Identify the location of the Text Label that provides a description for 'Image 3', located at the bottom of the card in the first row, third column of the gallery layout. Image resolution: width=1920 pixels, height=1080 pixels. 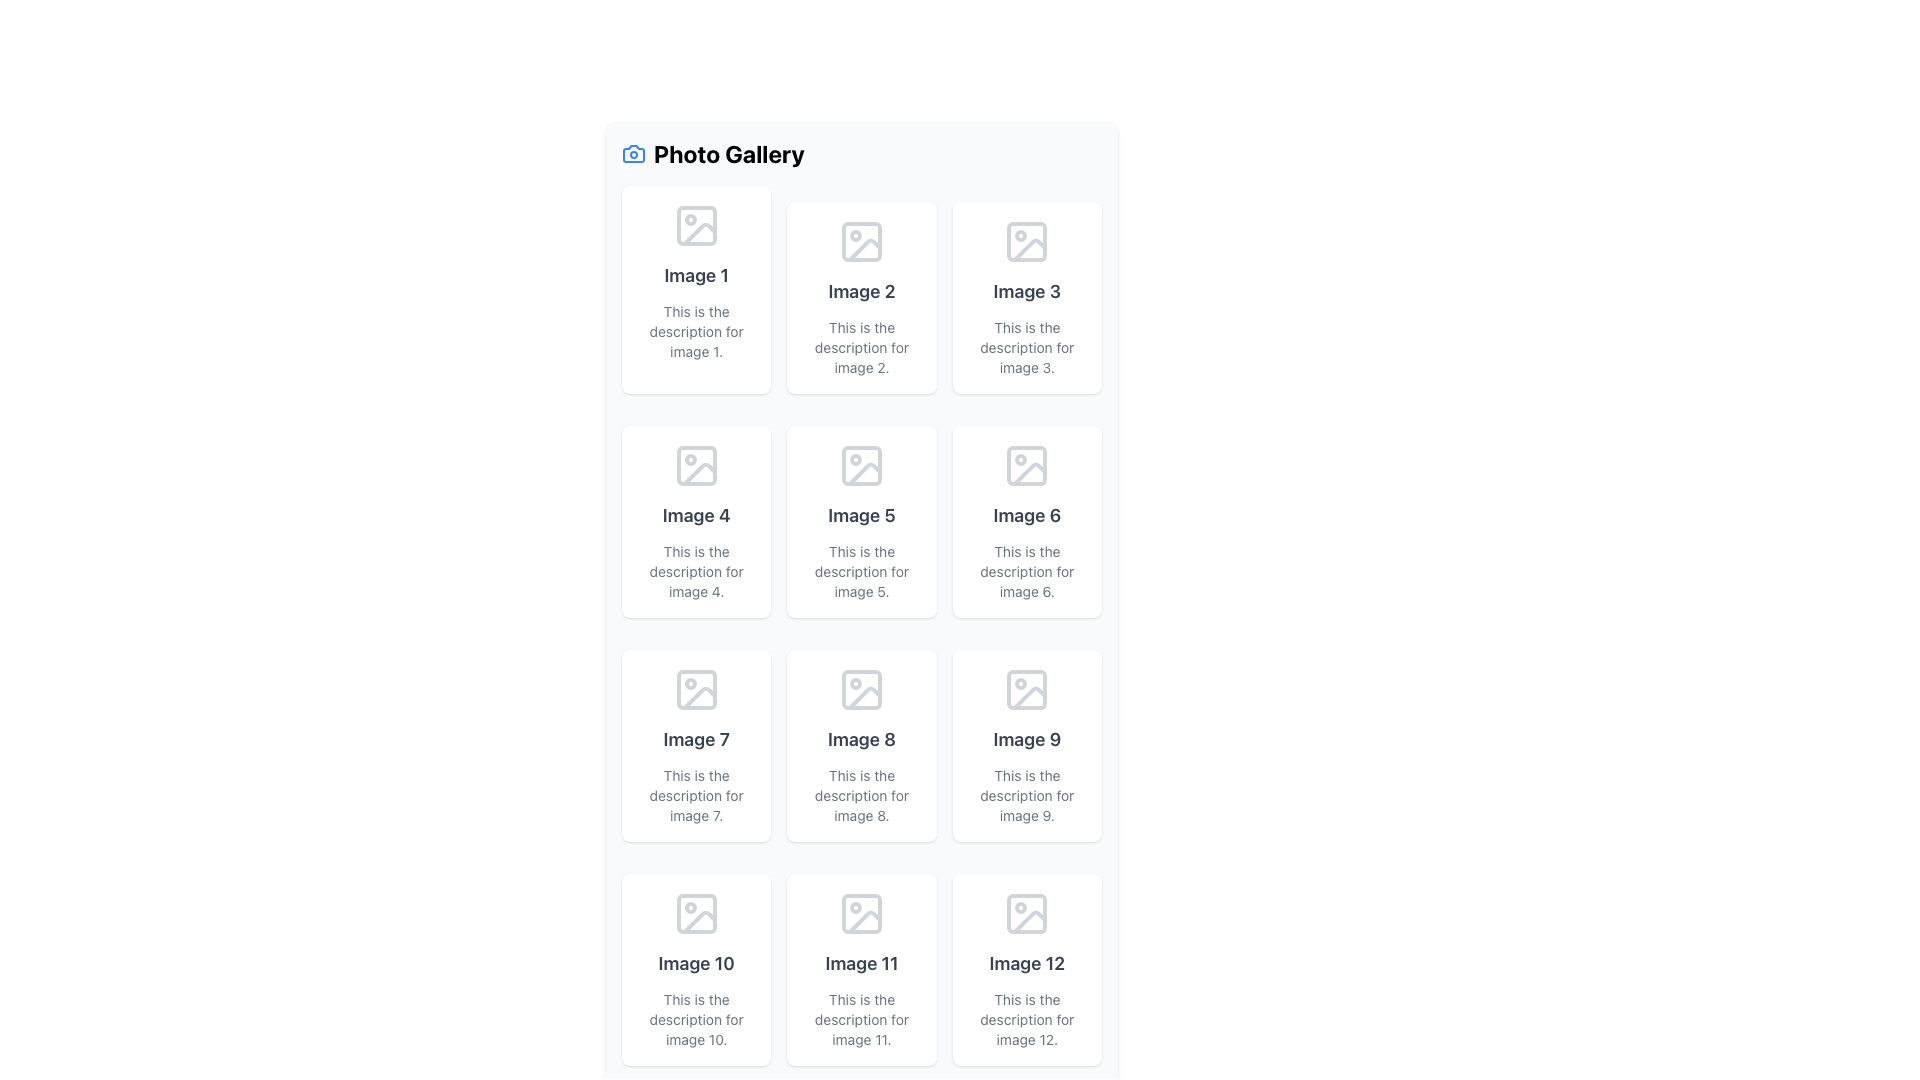
(1027, 346).